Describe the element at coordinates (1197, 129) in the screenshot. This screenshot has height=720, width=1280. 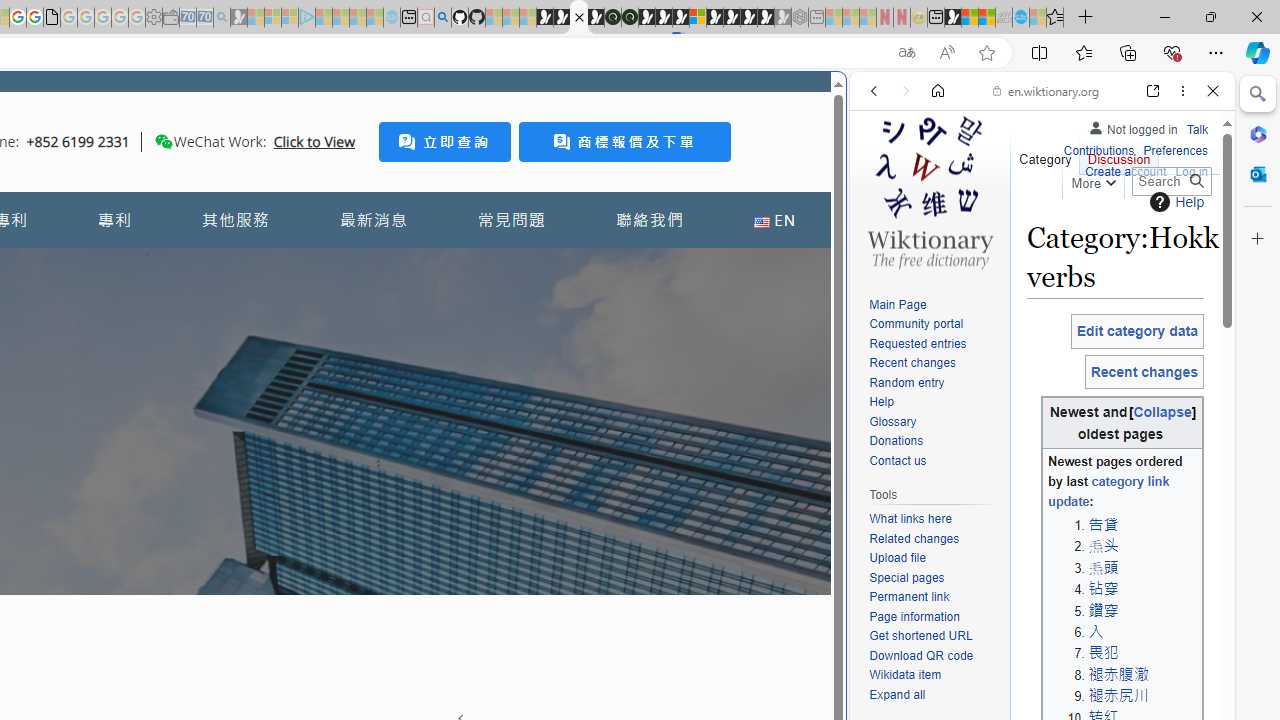
I see `'Talk'` at that location.